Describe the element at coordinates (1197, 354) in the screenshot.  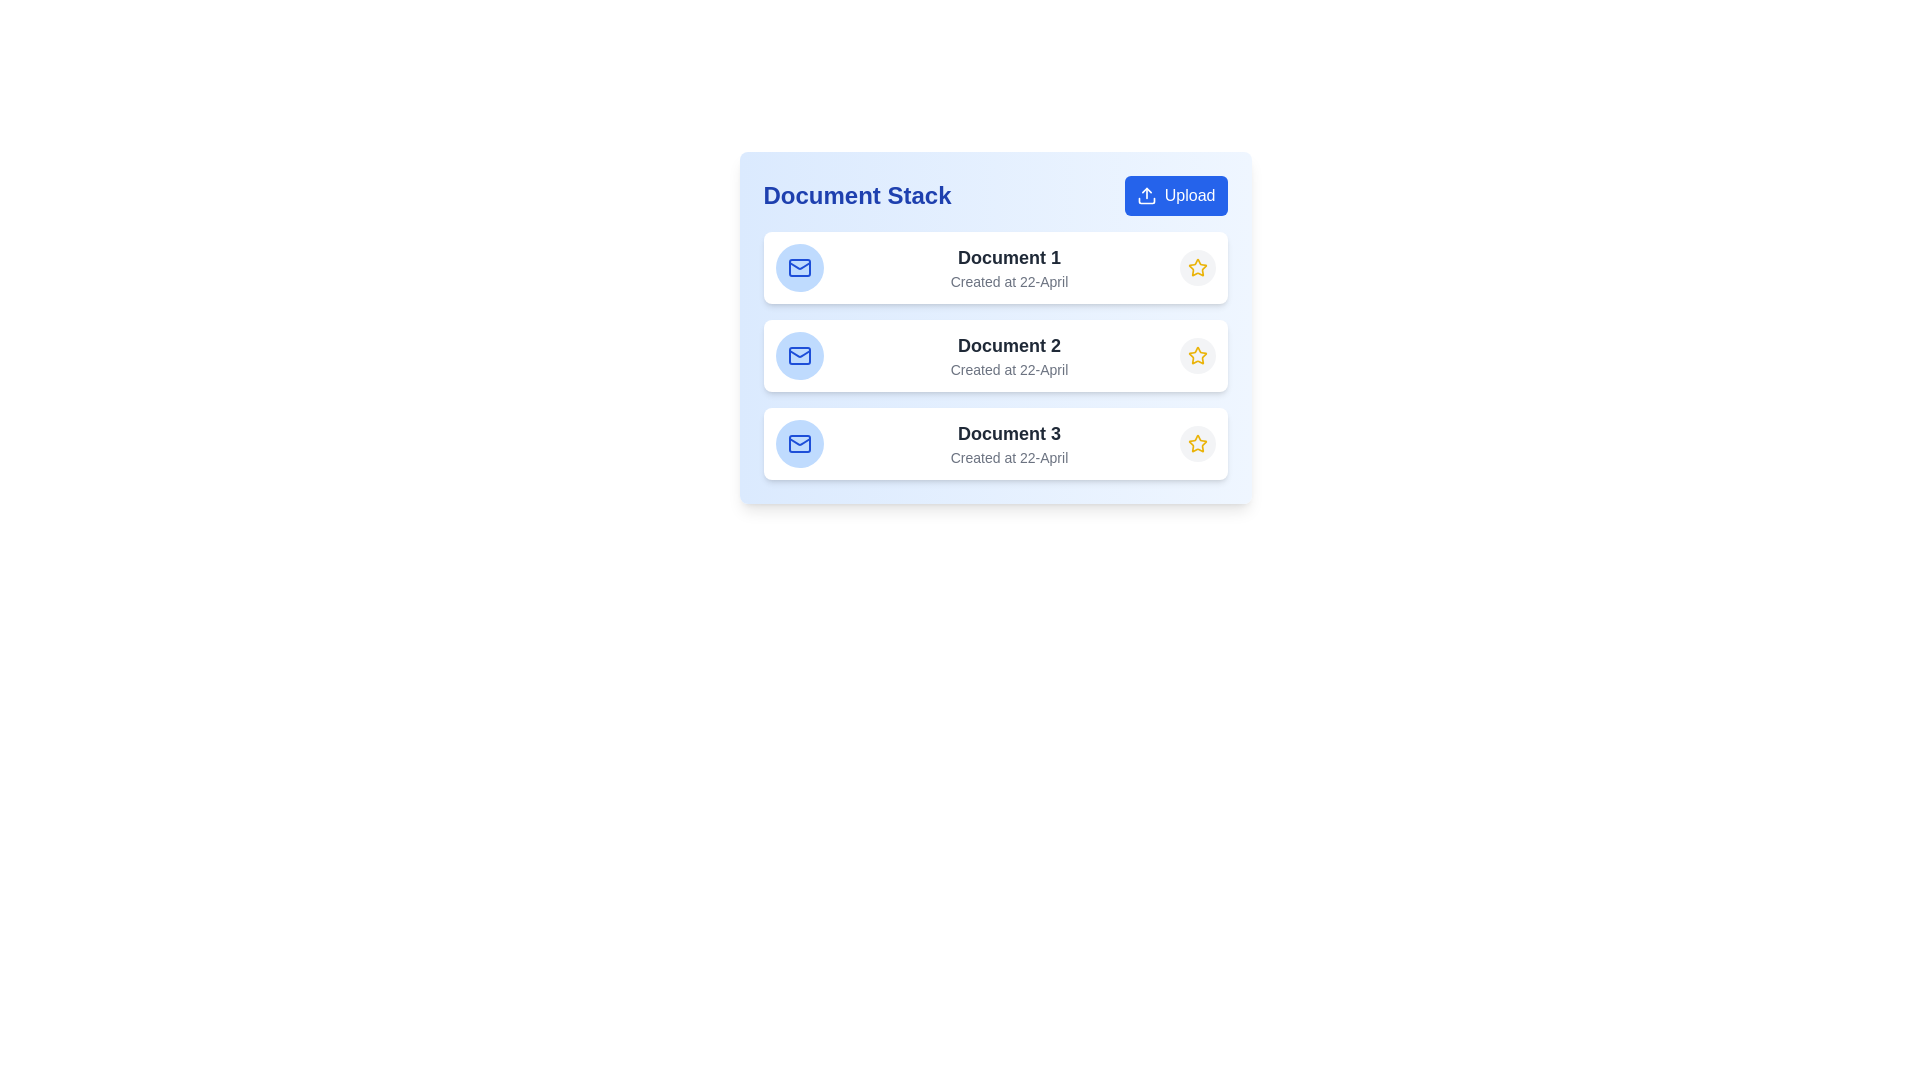
I see `the second star icon with a yellow outline located to the right of 'Document 2'` at that location.